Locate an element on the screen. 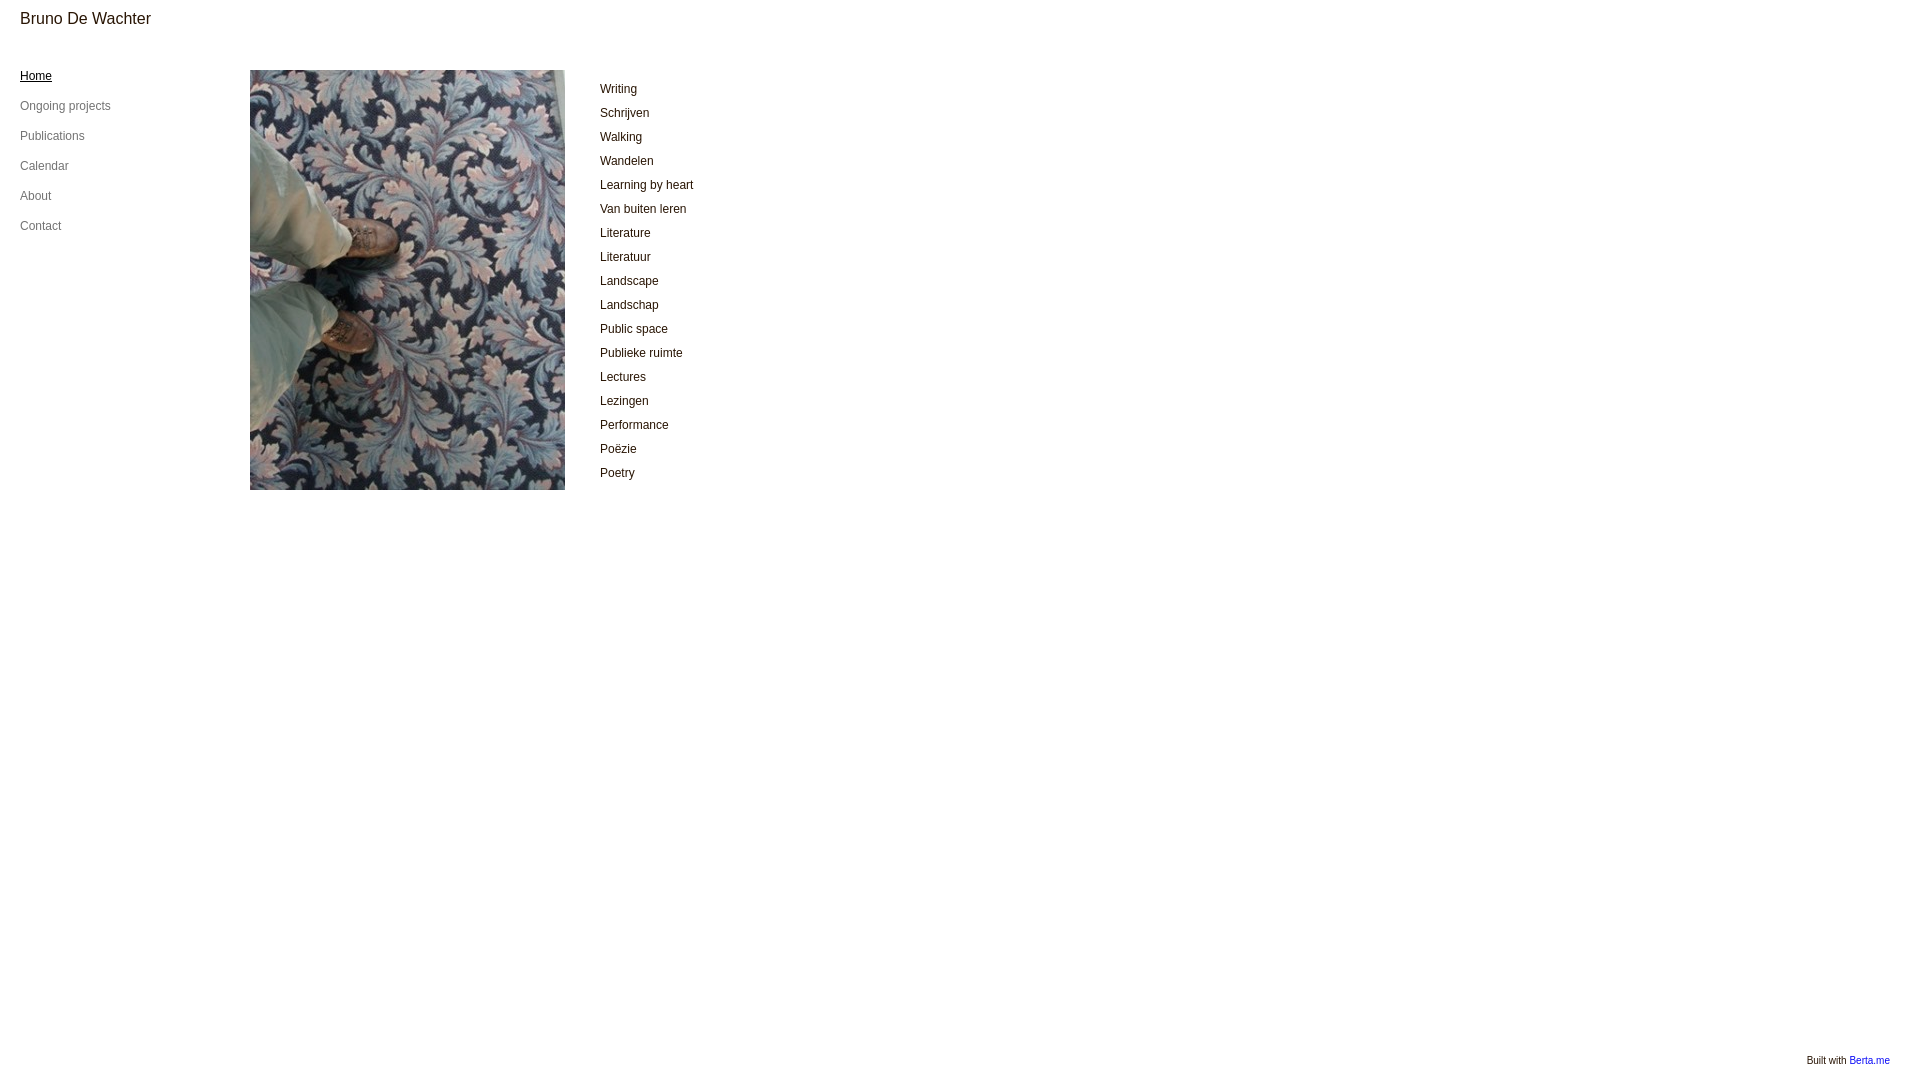 This screenshot has height=1080, width=1920. 'Berta.me' is located at coordinates (1868, 1059).